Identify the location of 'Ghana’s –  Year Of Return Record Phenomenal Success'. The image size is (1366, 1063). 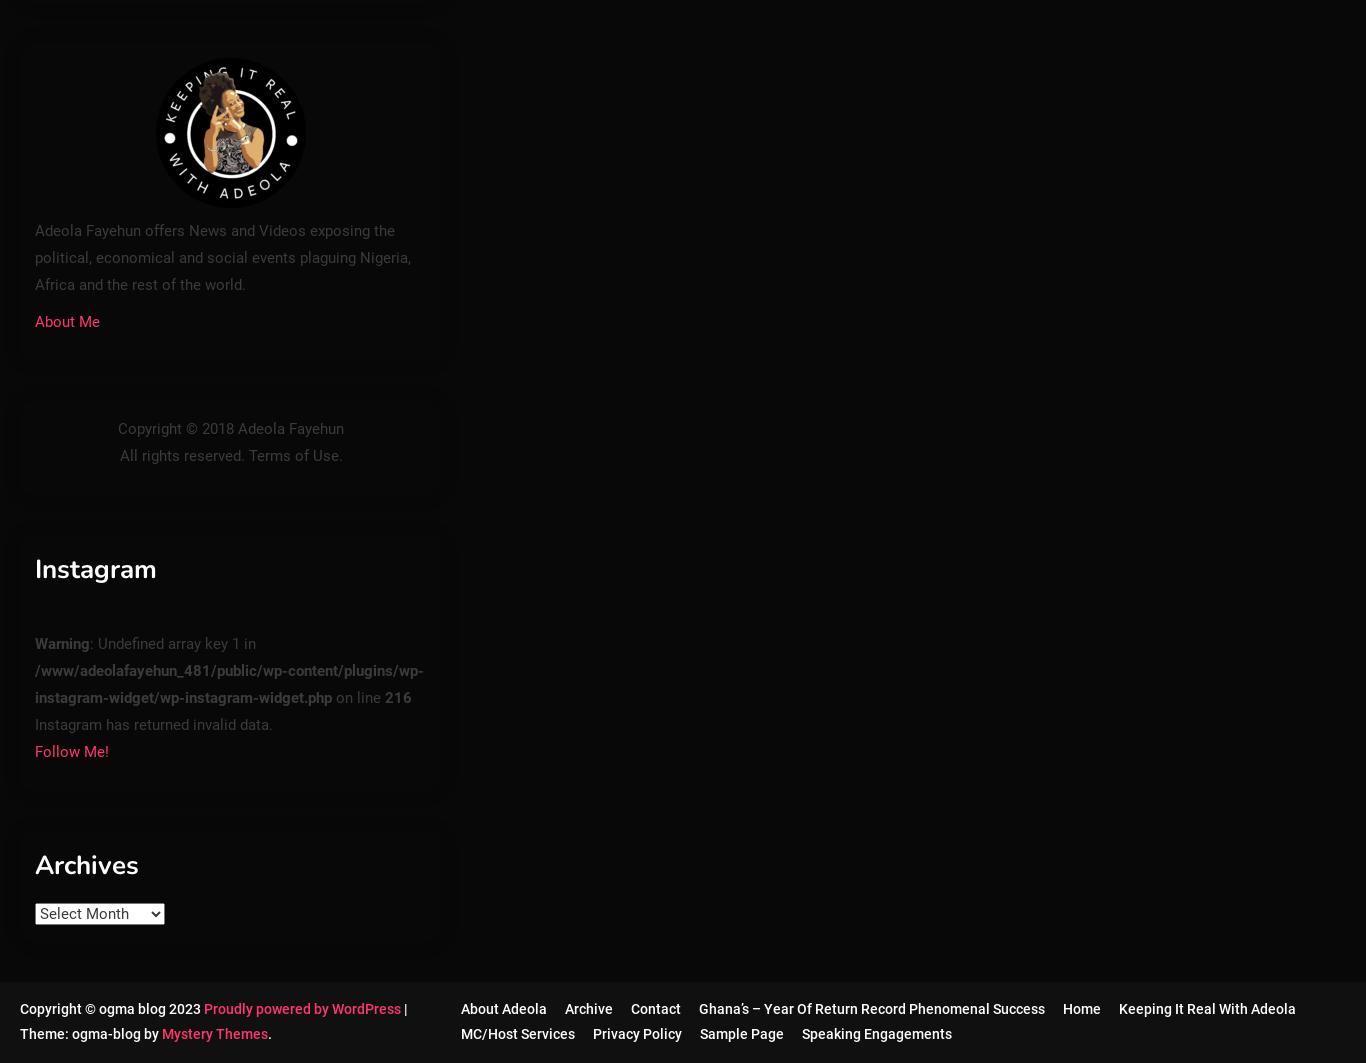
(869, 1007).